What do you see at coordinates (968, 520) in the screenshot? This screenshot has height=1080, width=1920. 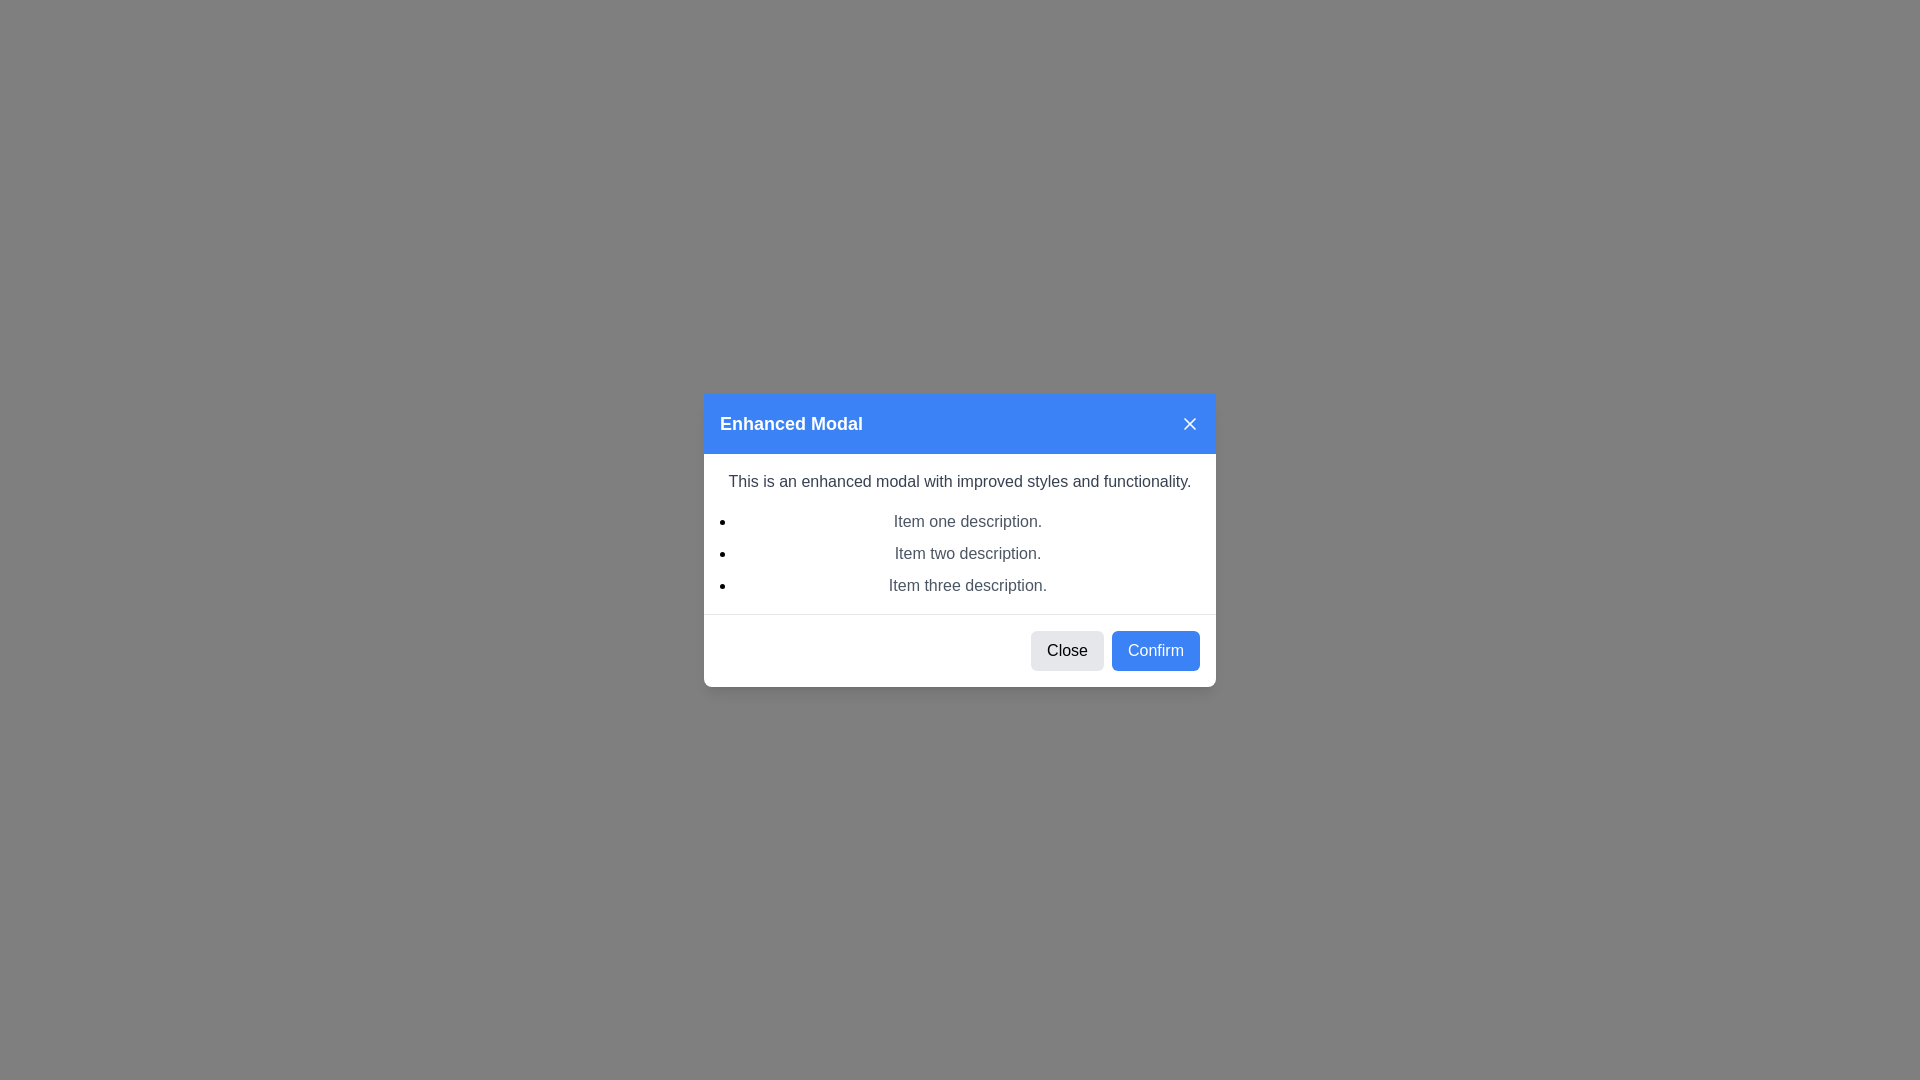 I see `the first item in the bulleted list displaying 'Item one description.' in gray font color within the modal dialog box` at bounding box center [968, 520].